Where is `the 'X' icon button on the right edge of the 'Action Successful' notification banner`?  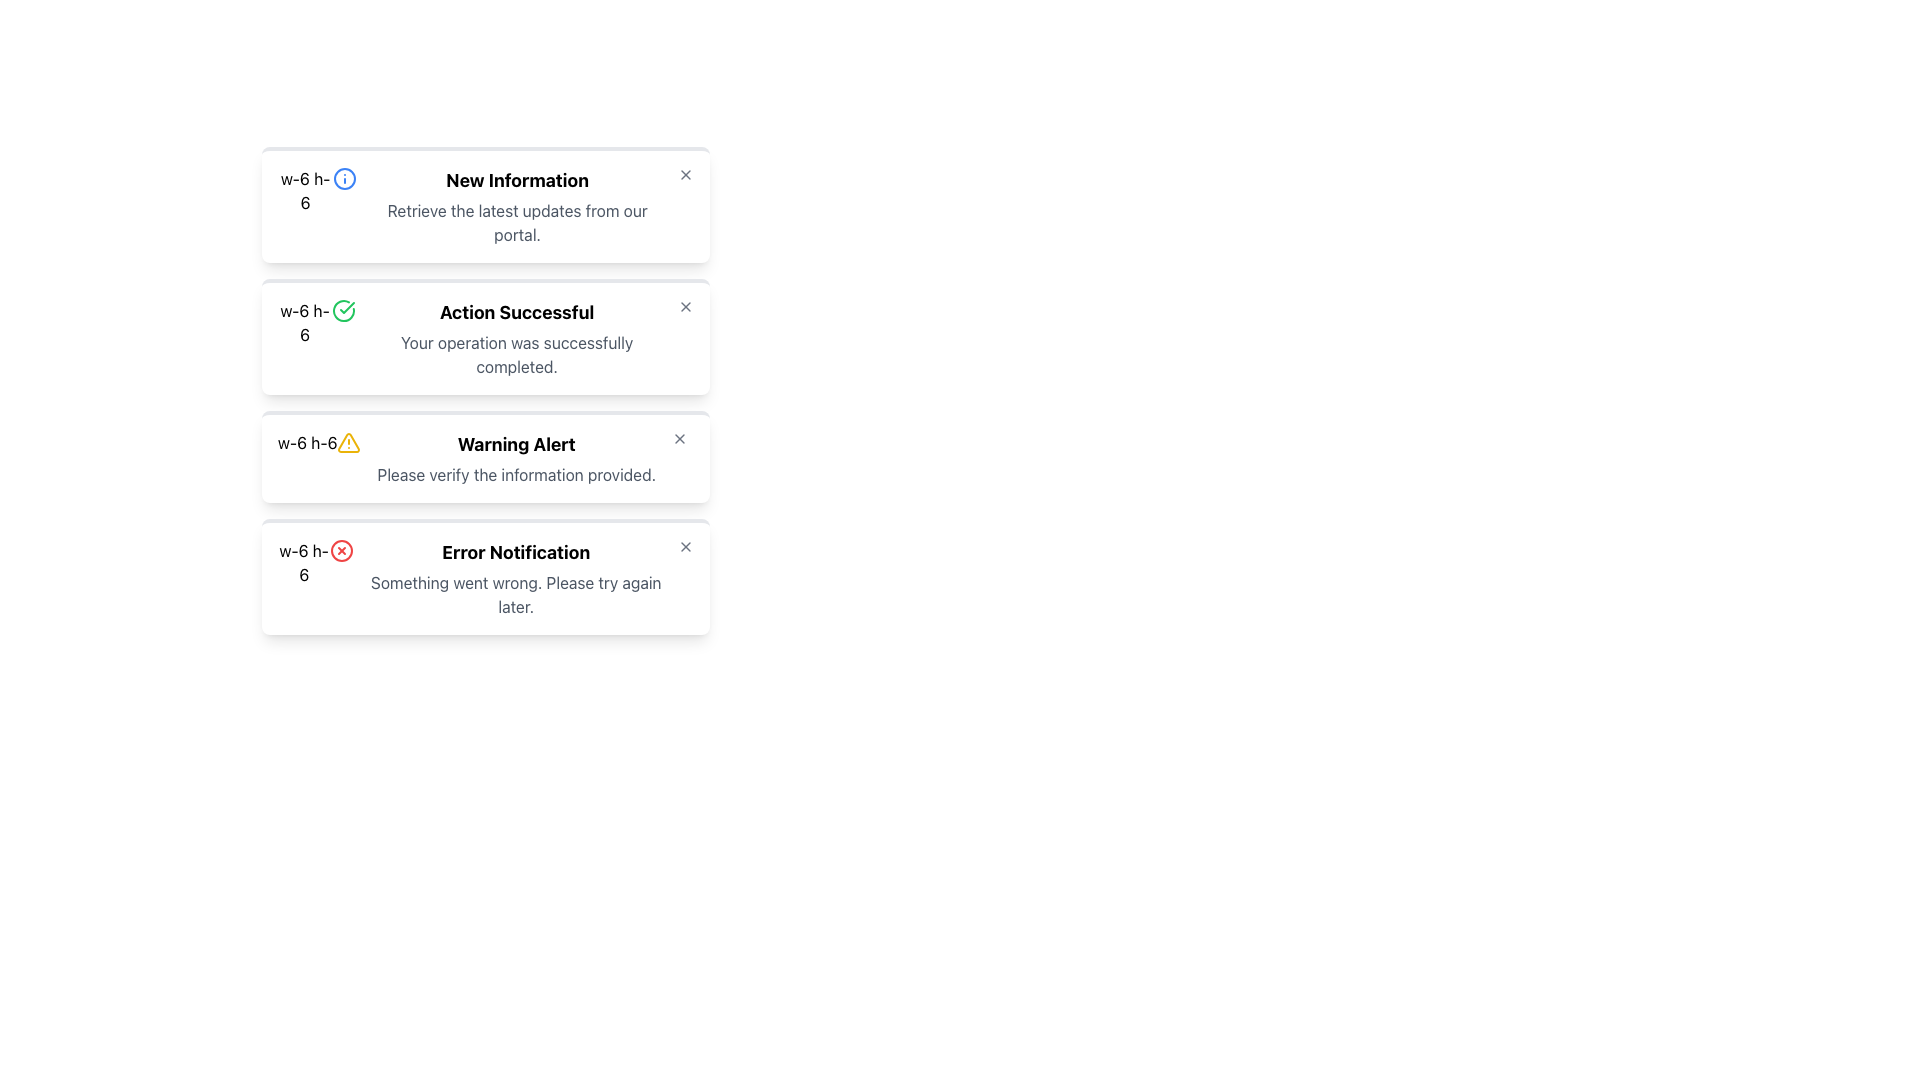 the 'X' icon button on the right edge of the 'Action Successful' notification banner is located at coordinates (686, 307).